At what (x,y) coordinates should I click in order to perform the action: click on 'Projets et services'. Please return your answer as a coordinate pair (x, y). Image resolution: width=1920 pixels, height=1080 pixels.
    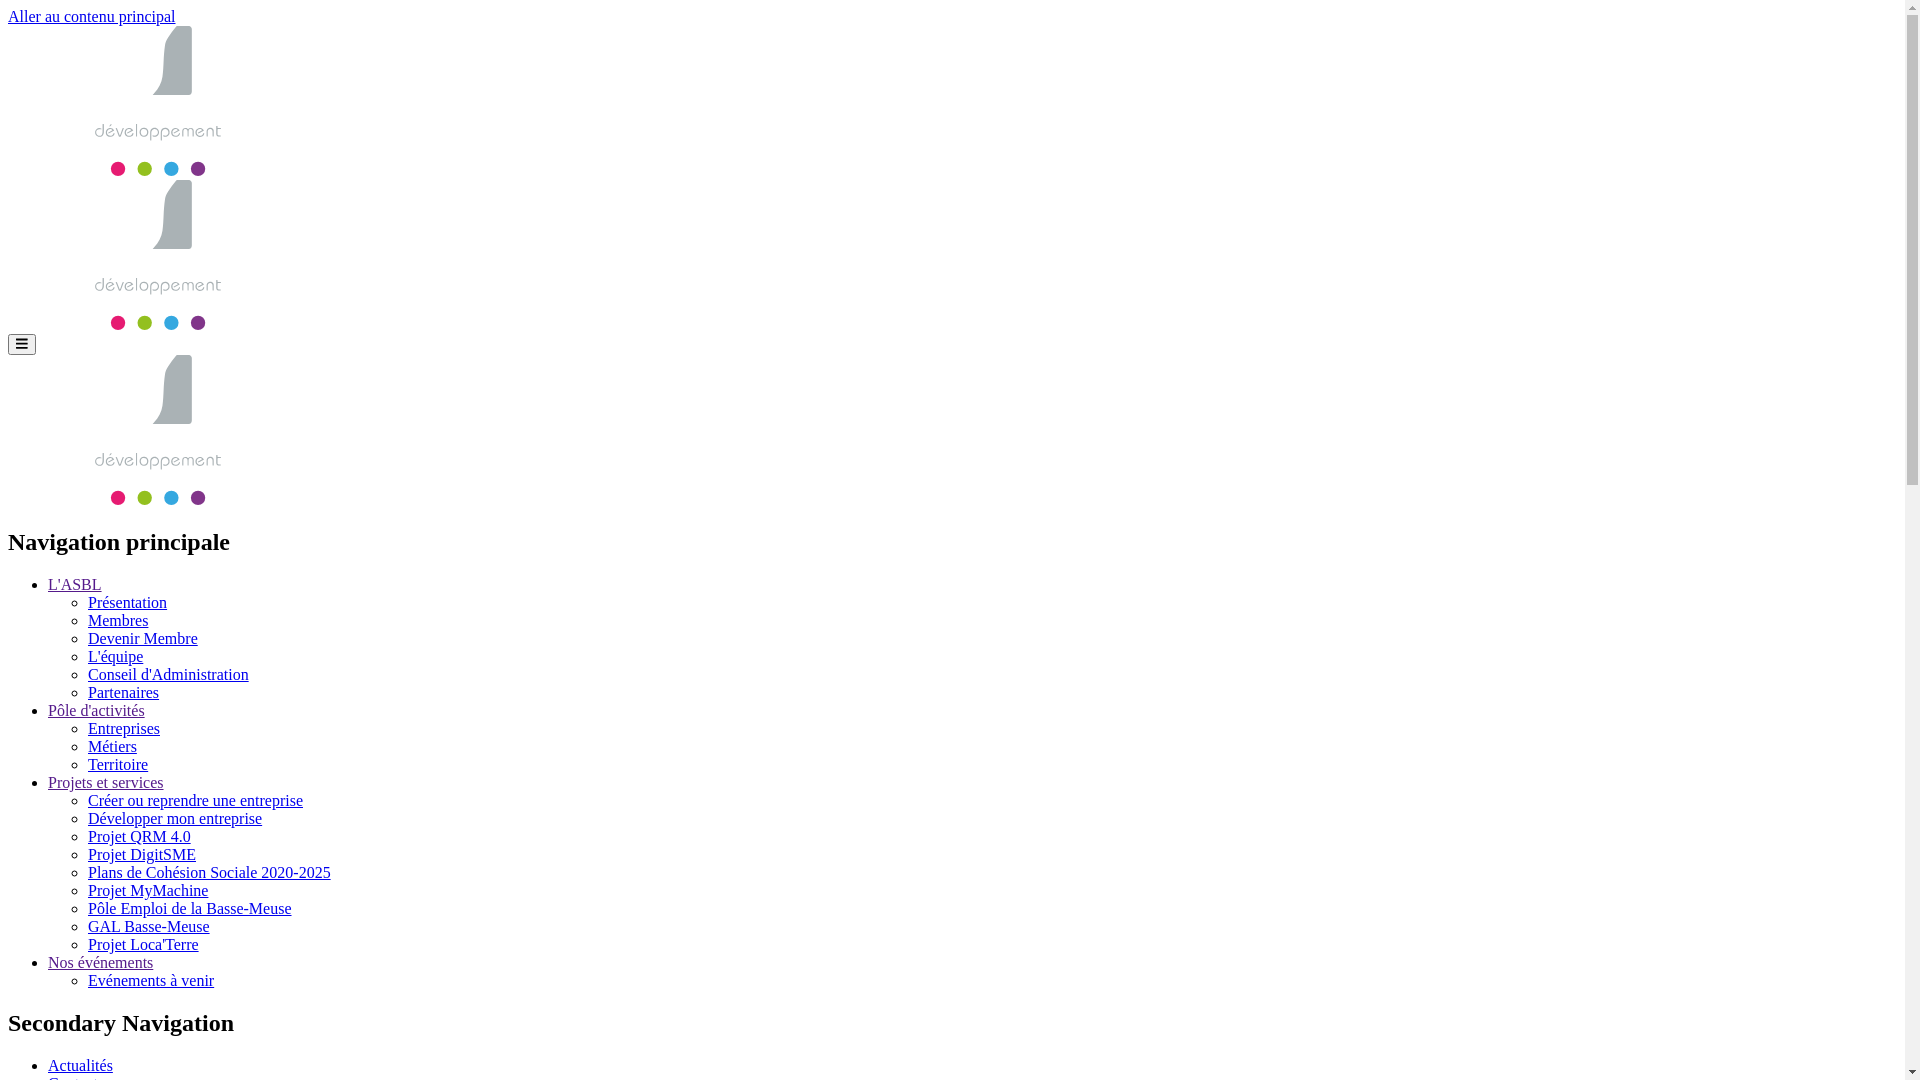
    Looking at the image, I should click on (104, 781).